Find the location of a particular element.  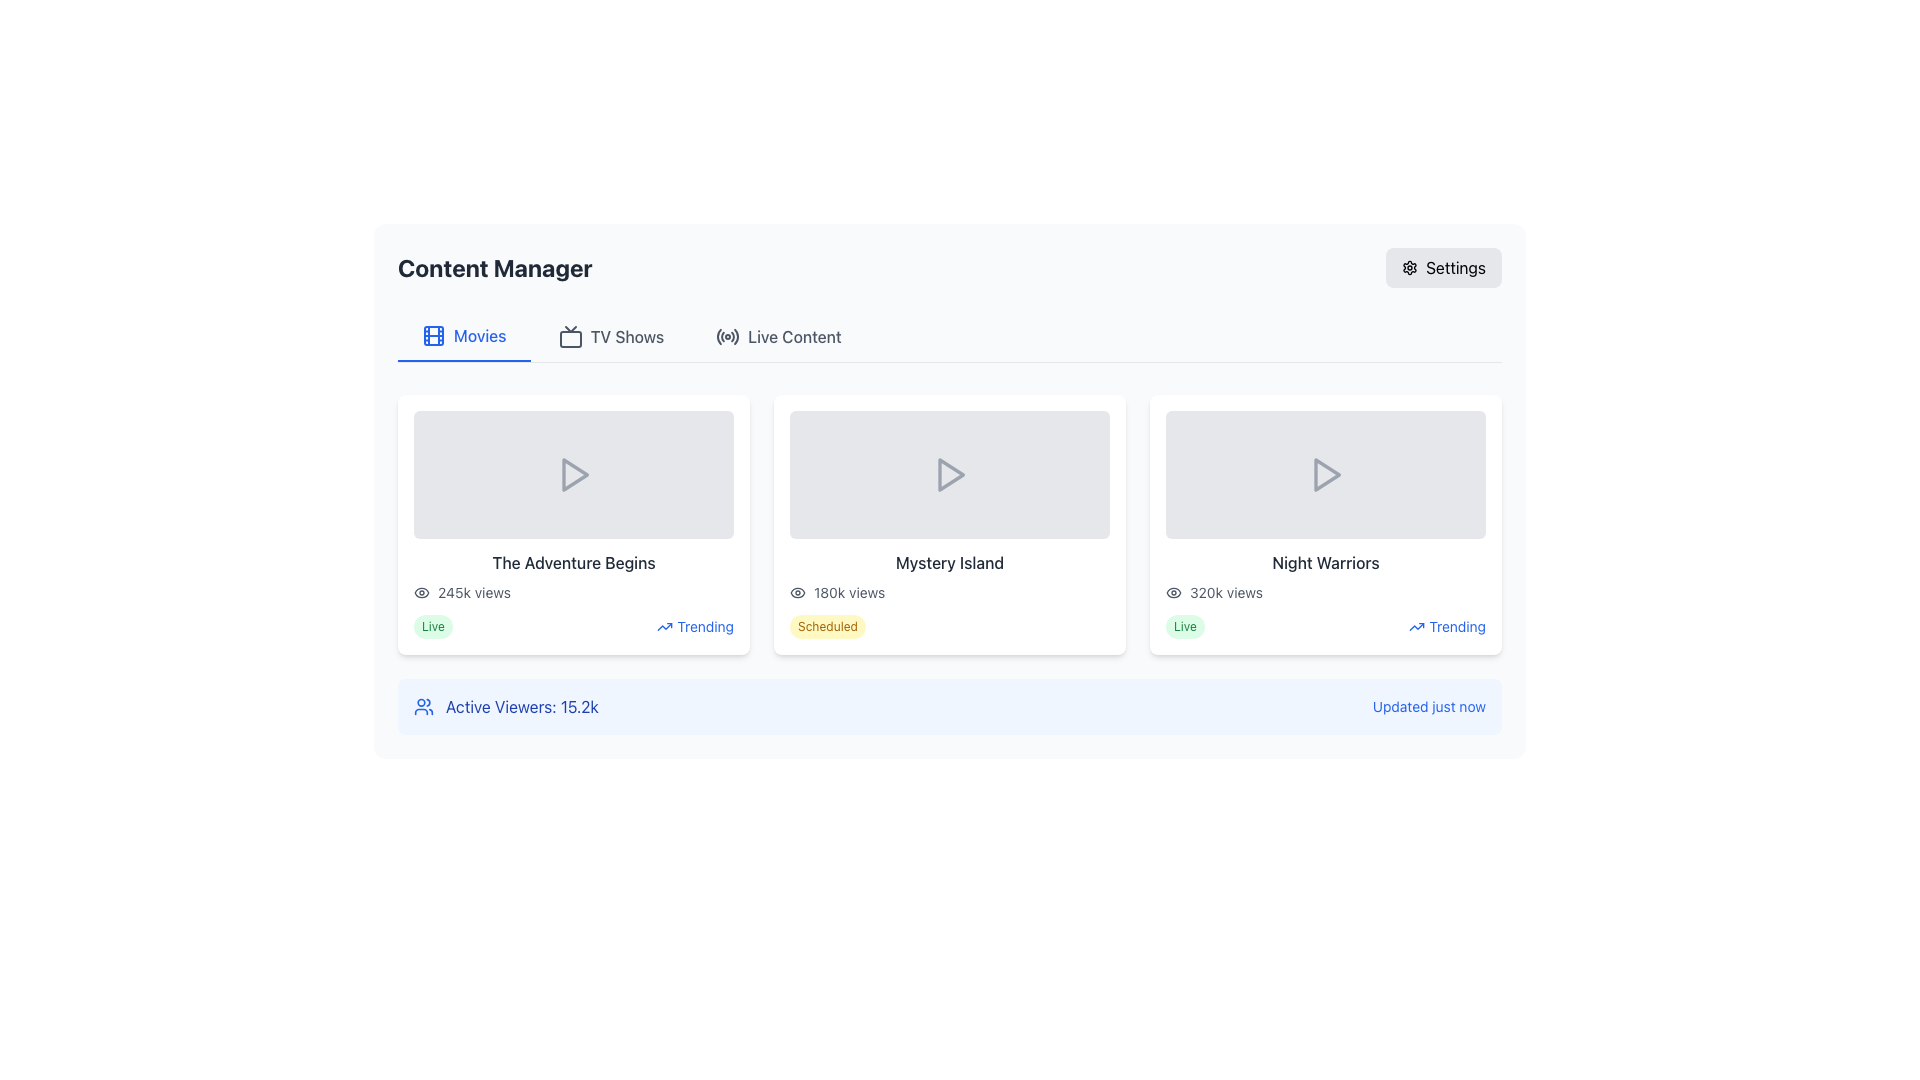

the 'Trending' label with an upward trending arrow icon located in the bottom right corner of the card labeled 'The Adventure Begins' is located at coordinates (695, 626).